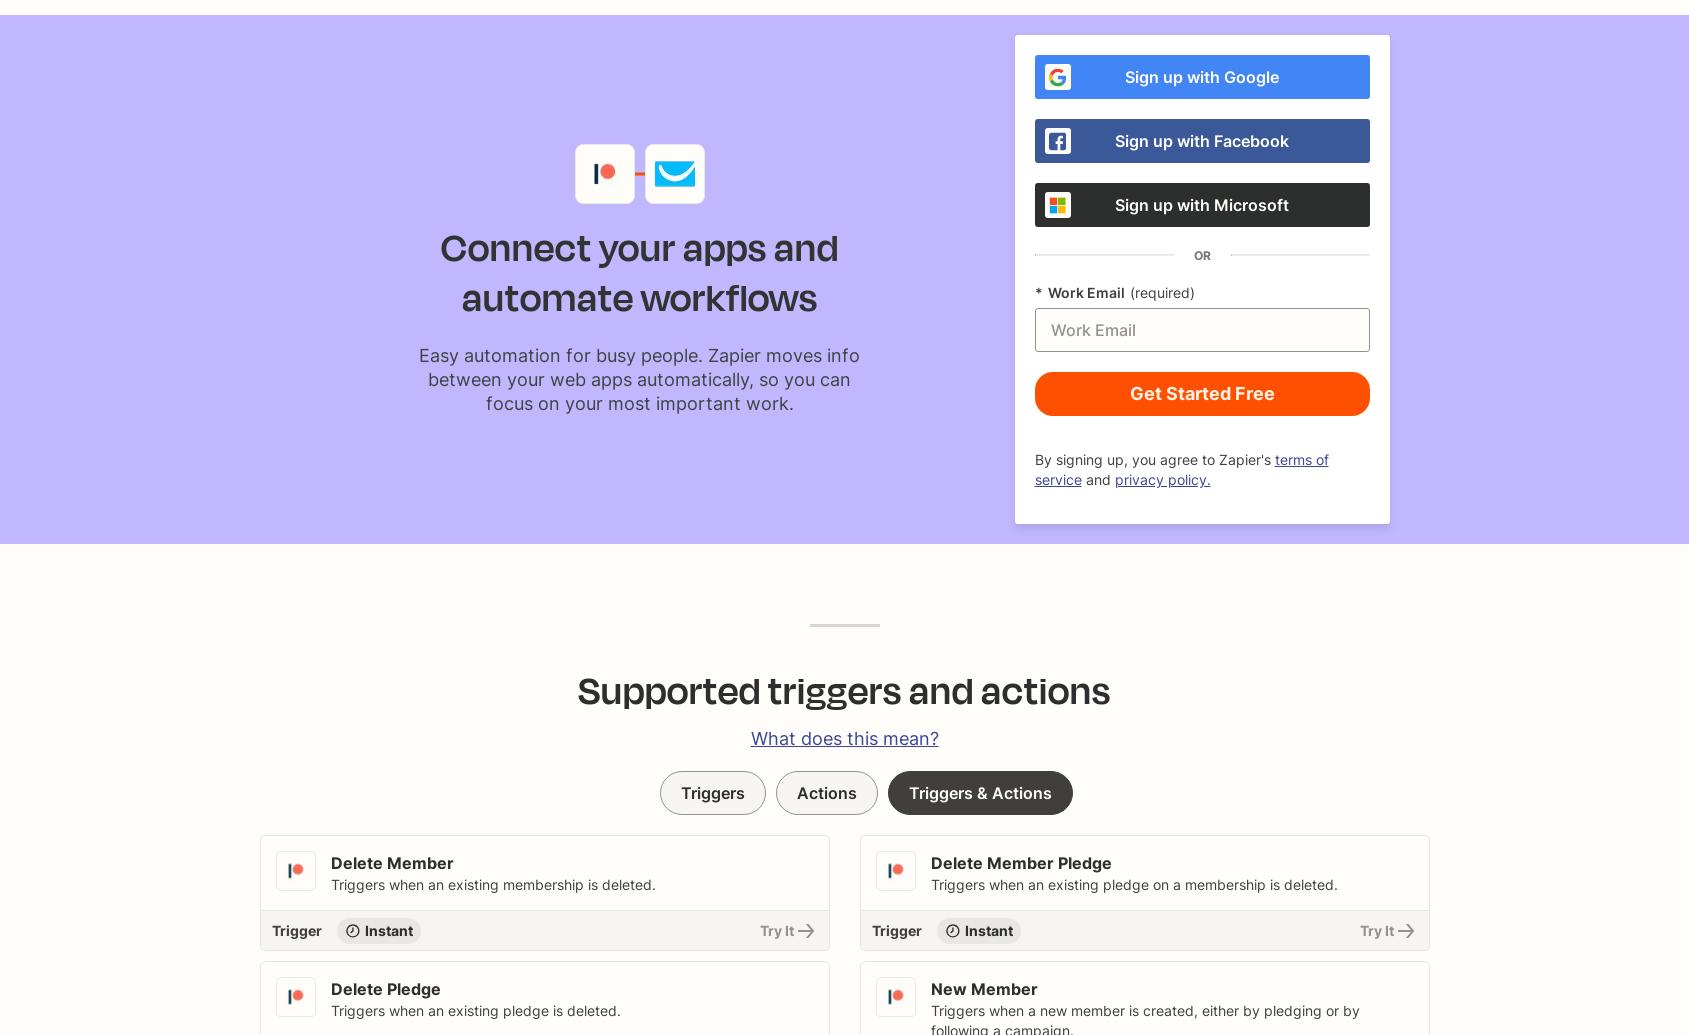  I want to click on 'Easy automation for busy people. Zapier moves info between your web apps automatically, so you can focus on your most important work.', so click(638, 378).